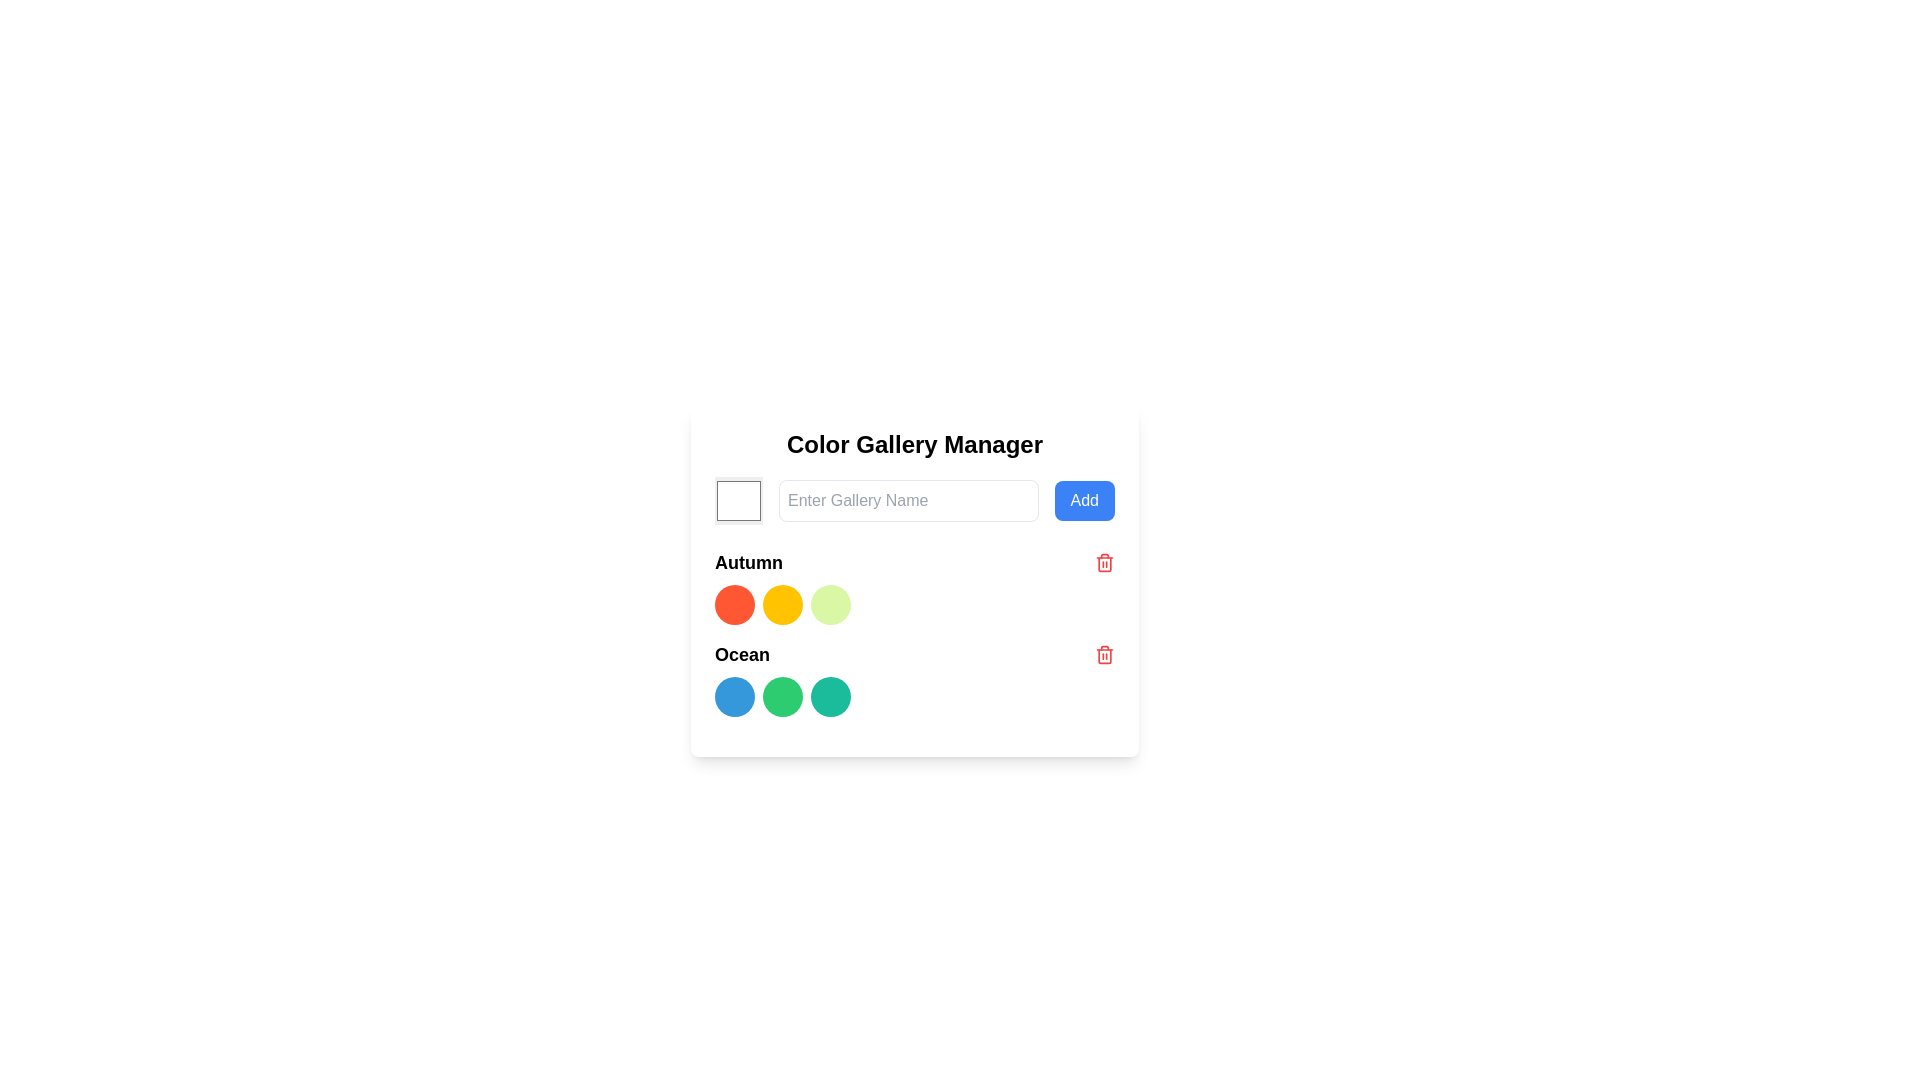  I want to click on the circular button with a teal background located in the second row of the color group labeled 'Ocean,' specifically the third circular element from the left, so click(830, 696).